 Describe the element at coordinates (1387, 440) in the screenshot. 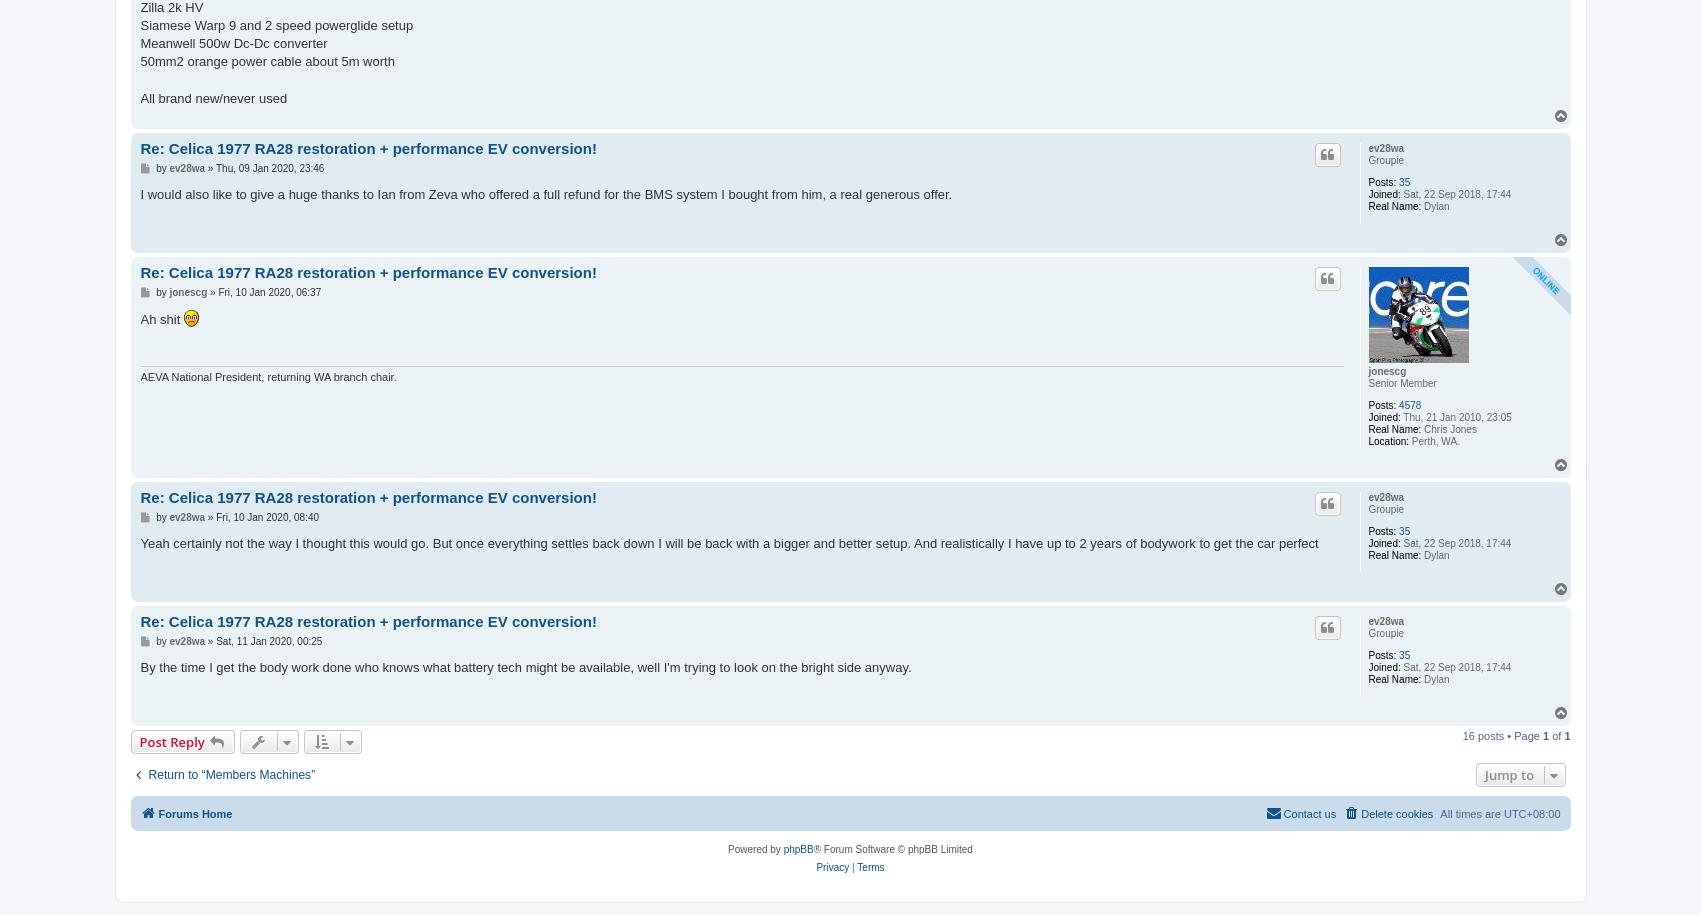

I see `'Location:'` at that location.